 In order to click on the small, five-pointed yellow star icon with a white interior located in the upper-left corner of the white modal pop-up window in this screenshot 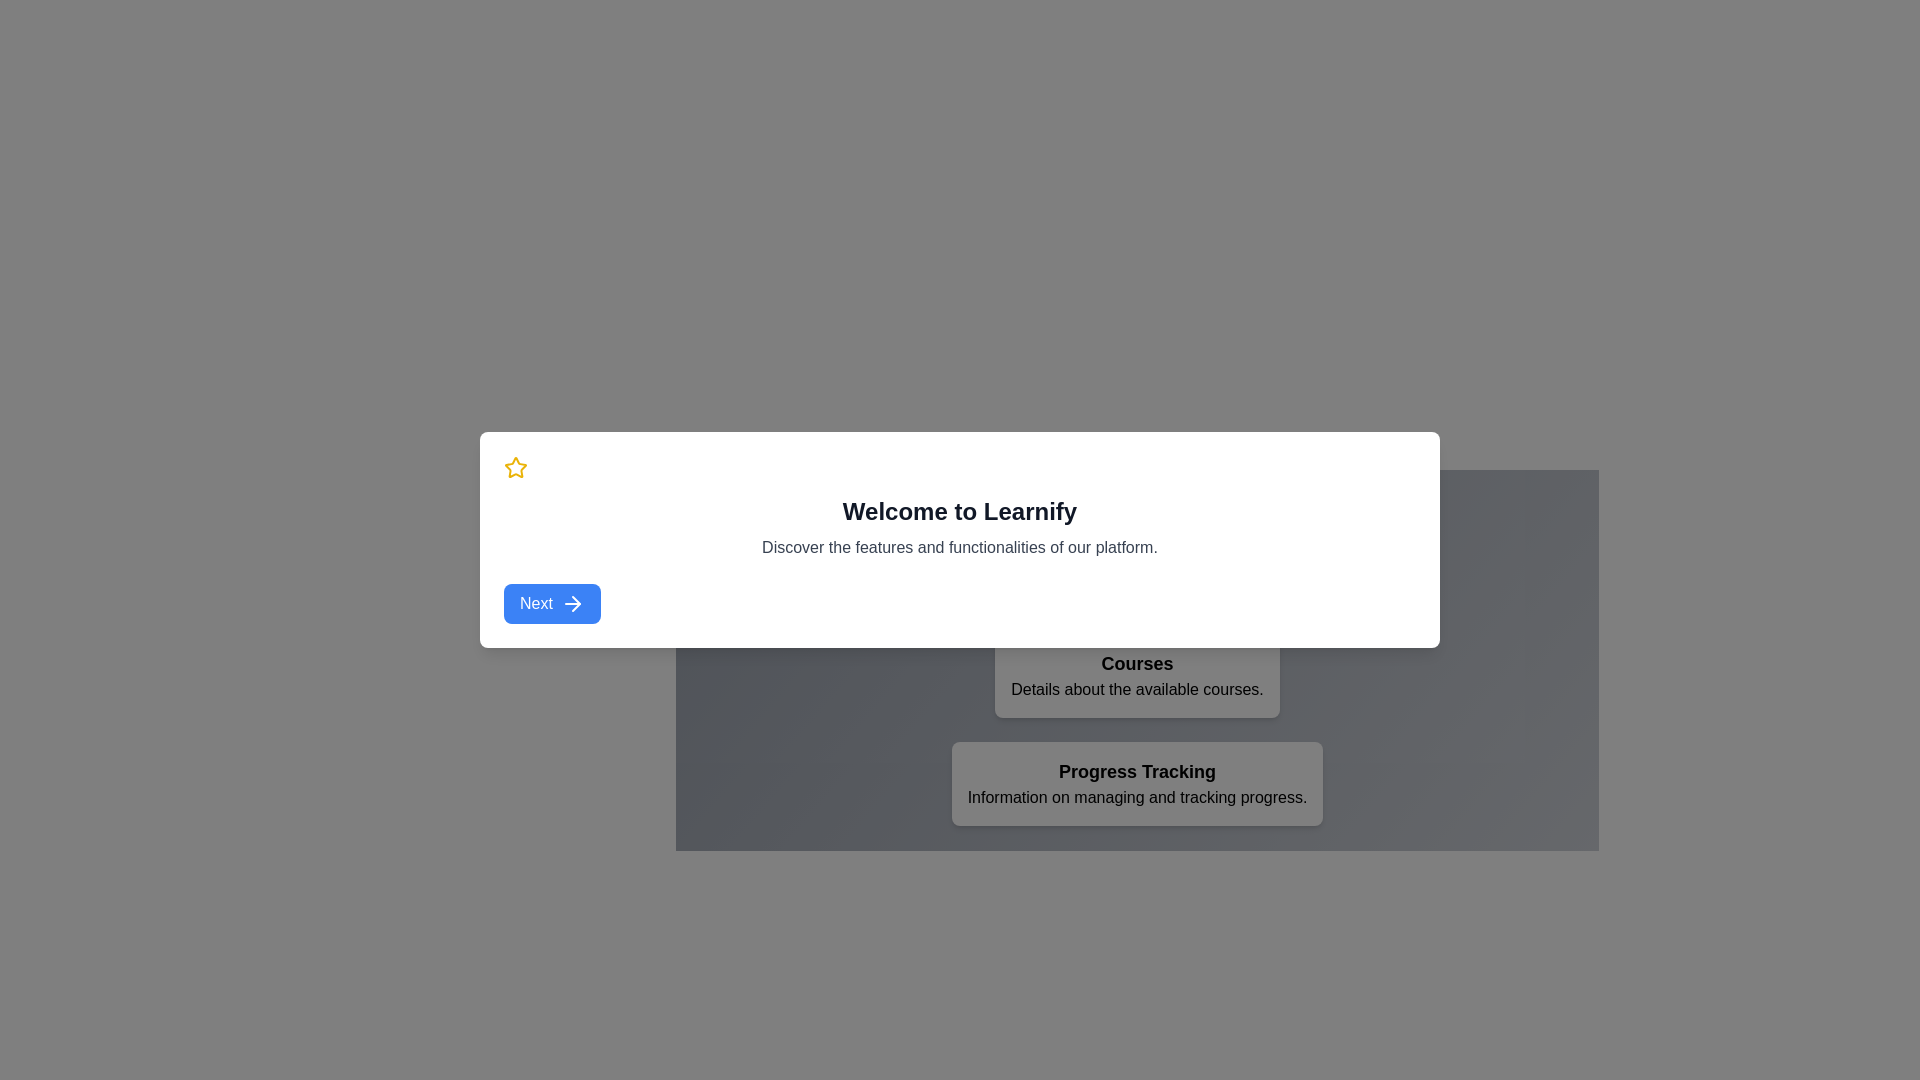, I will do `click(515, 467)`.